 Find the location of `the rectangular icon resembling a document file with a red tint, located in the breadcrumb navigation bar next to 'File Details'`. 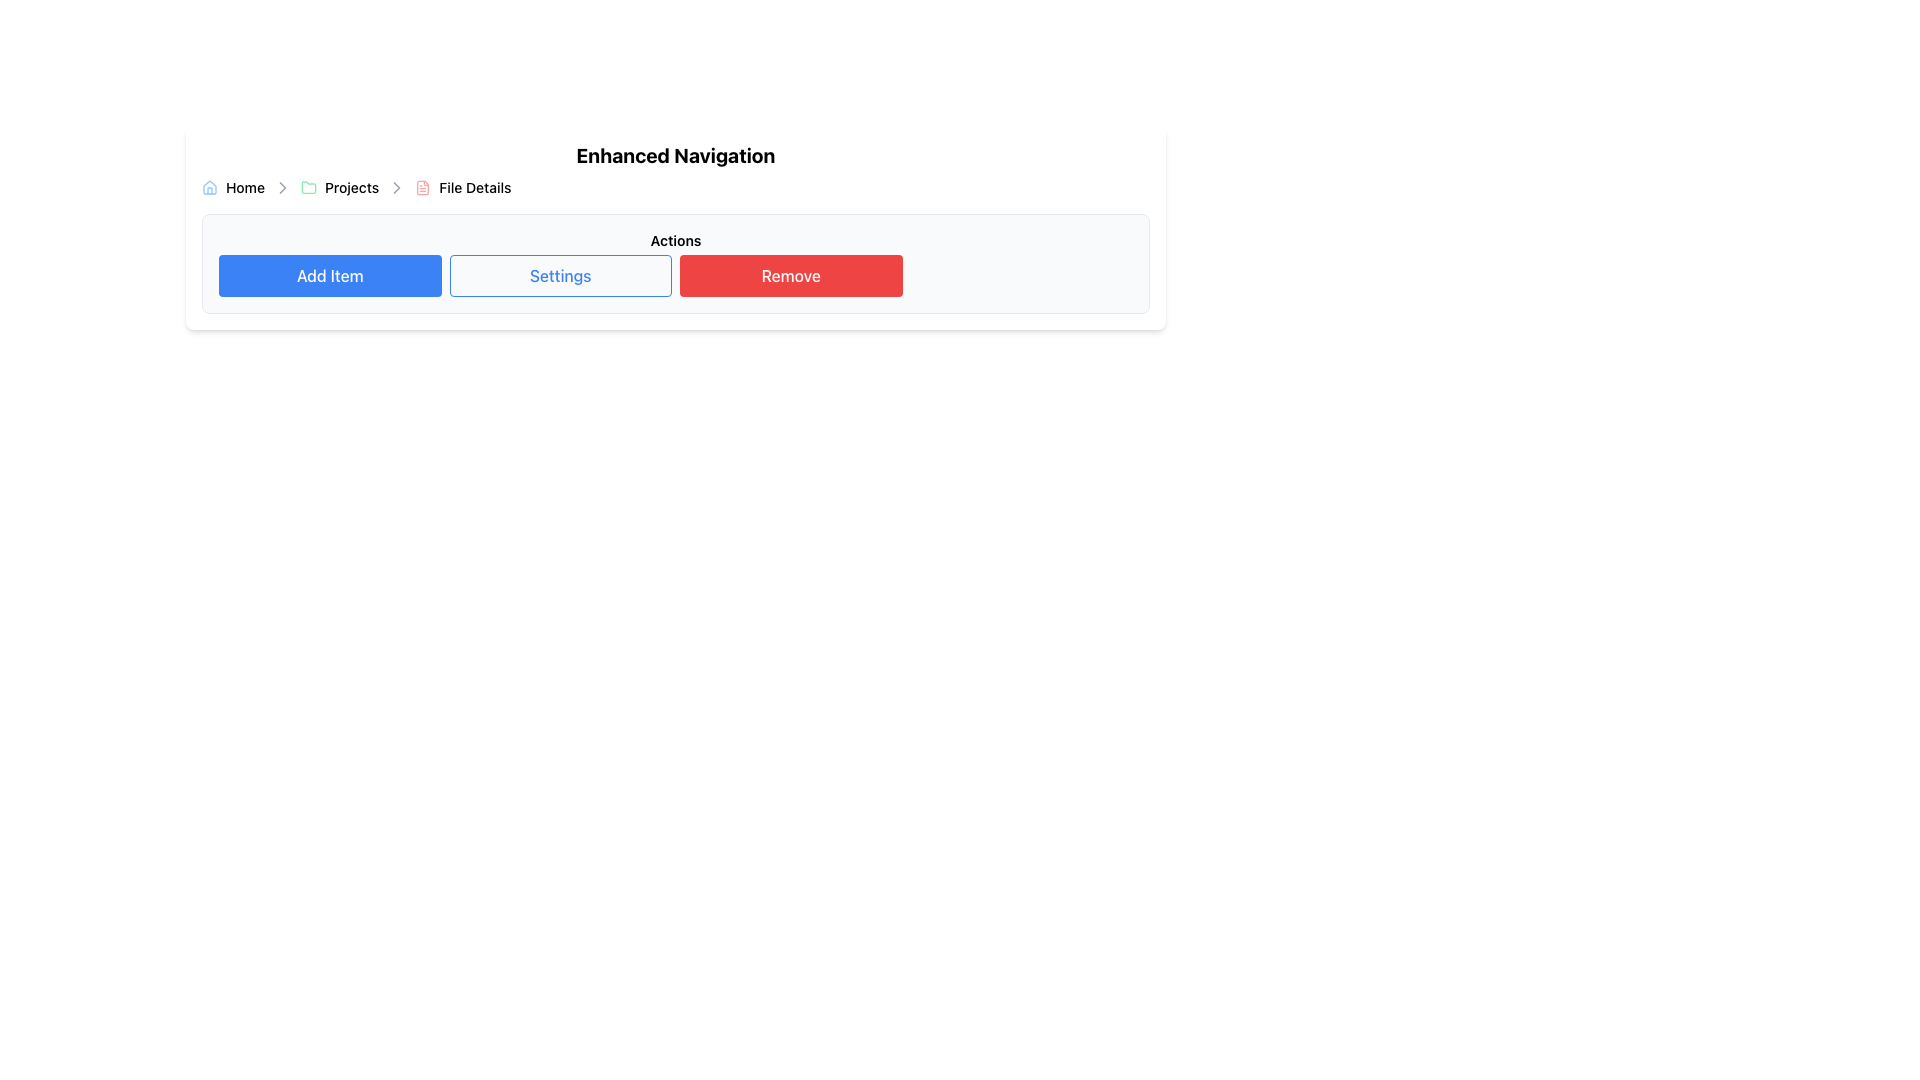

the rectangular icon resembling a document file with a red tint, located in the breadcrumb navigation bar next to 'File Details' is located at coordinates (422, 188).